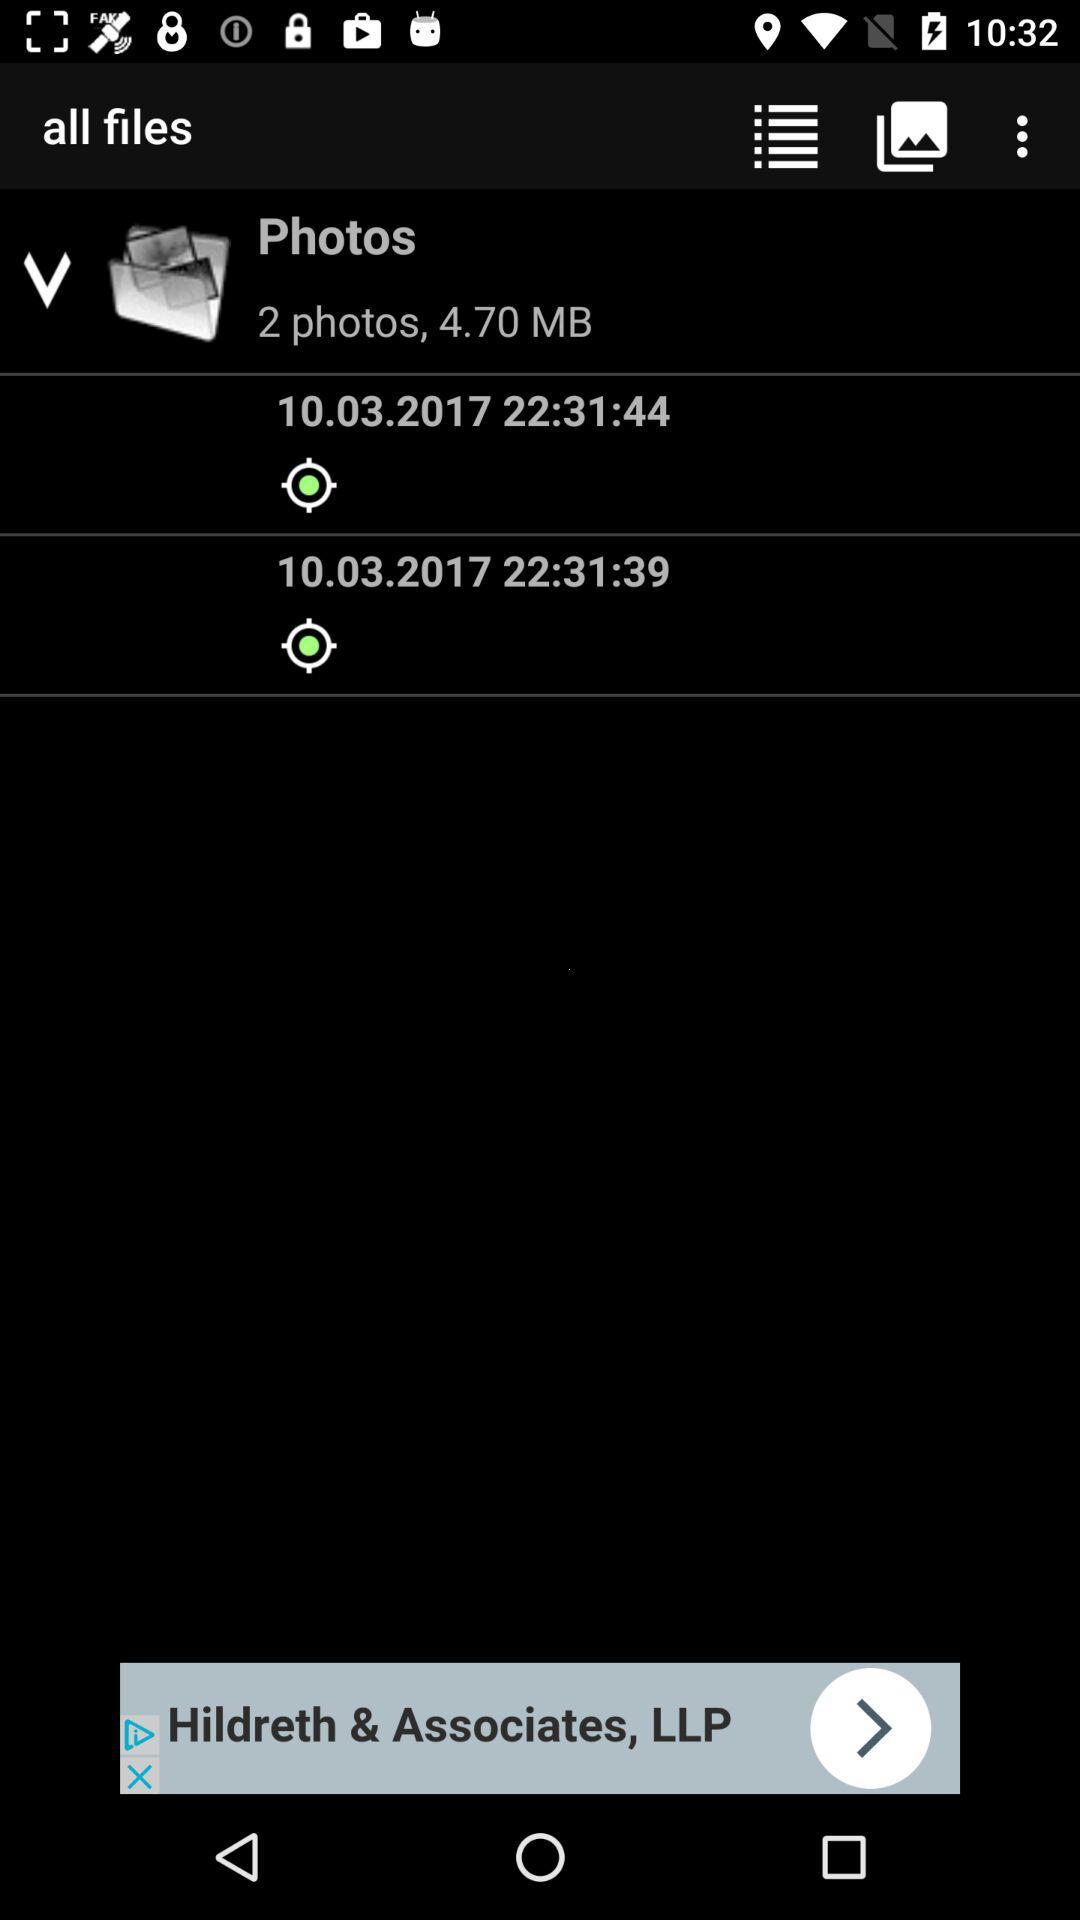 This screenshot has height=1920, width=1080. Describe the element at coordinates (540, 1727) in the screenshot. I see `space where you access advertising` at that location.